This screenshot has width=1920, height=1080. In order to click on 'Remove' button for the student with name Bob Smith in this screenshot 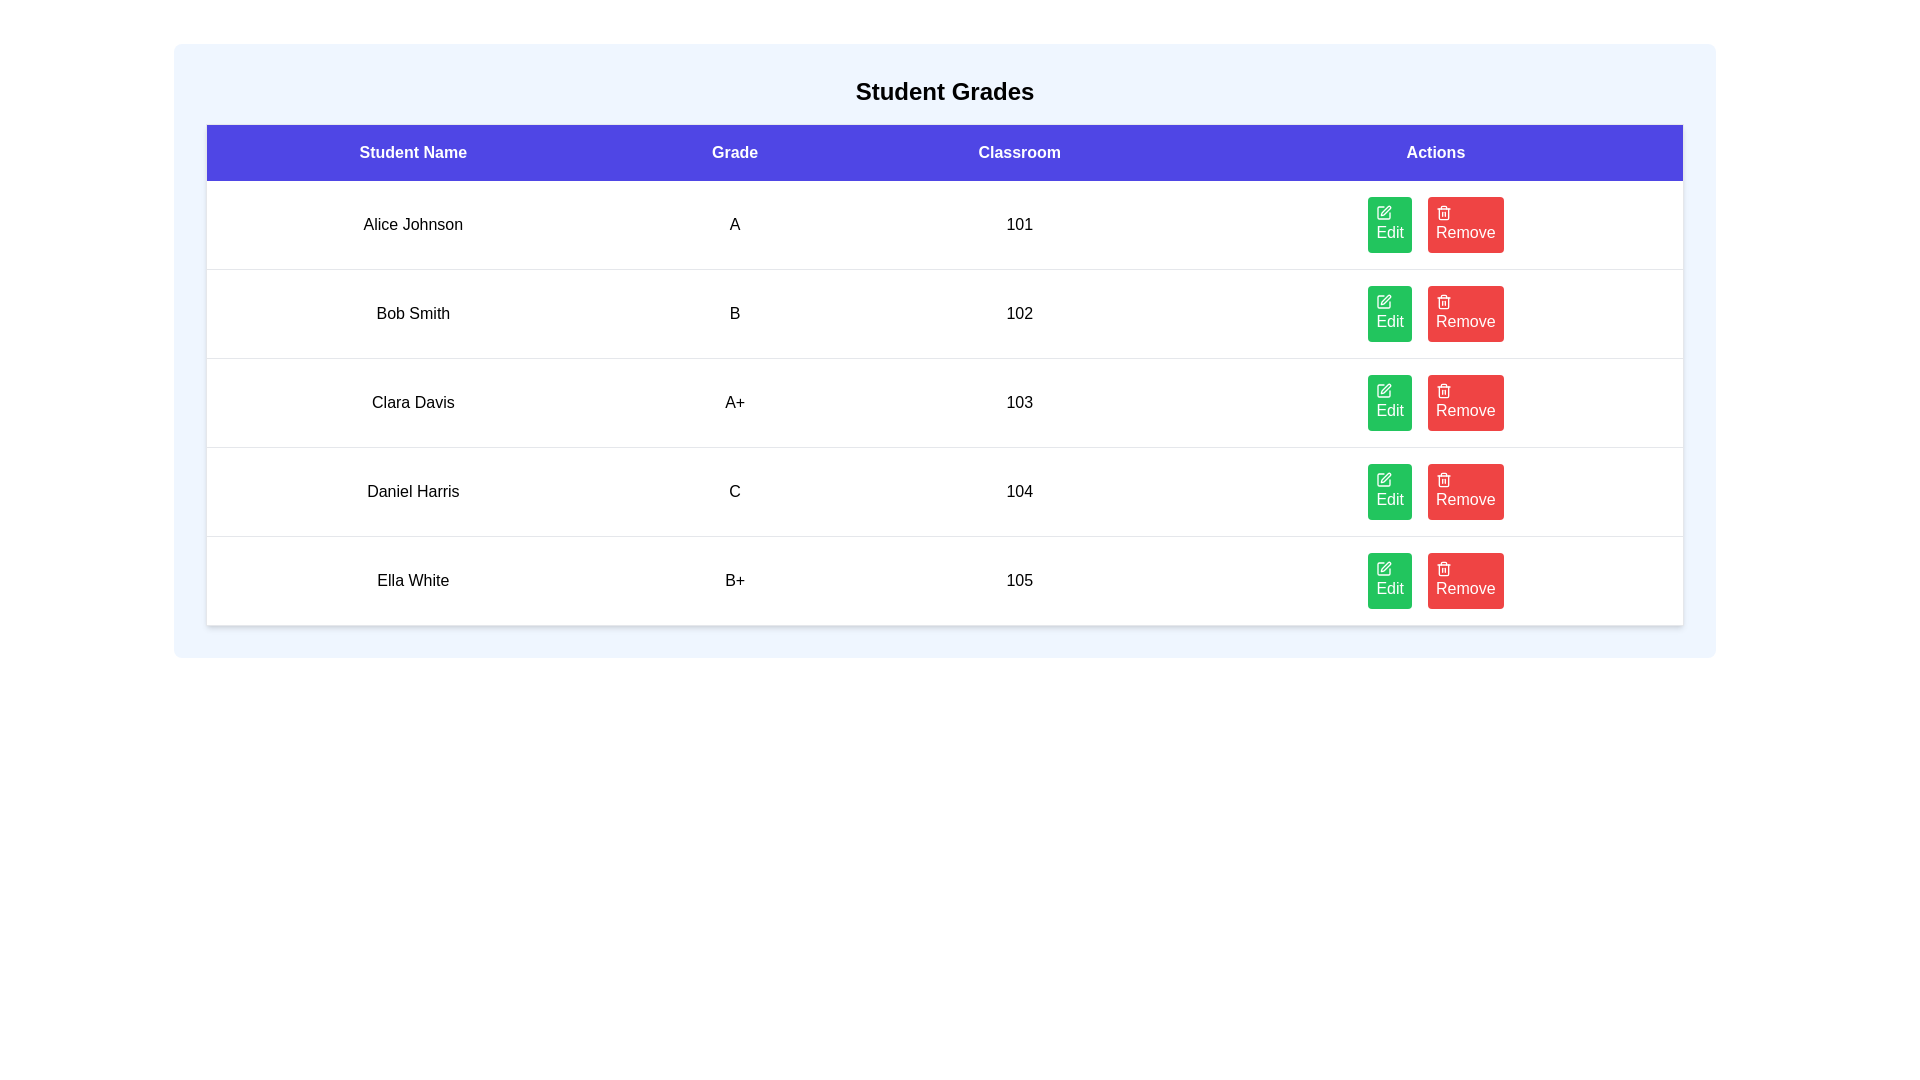, I will do `click(1465, 313)`.